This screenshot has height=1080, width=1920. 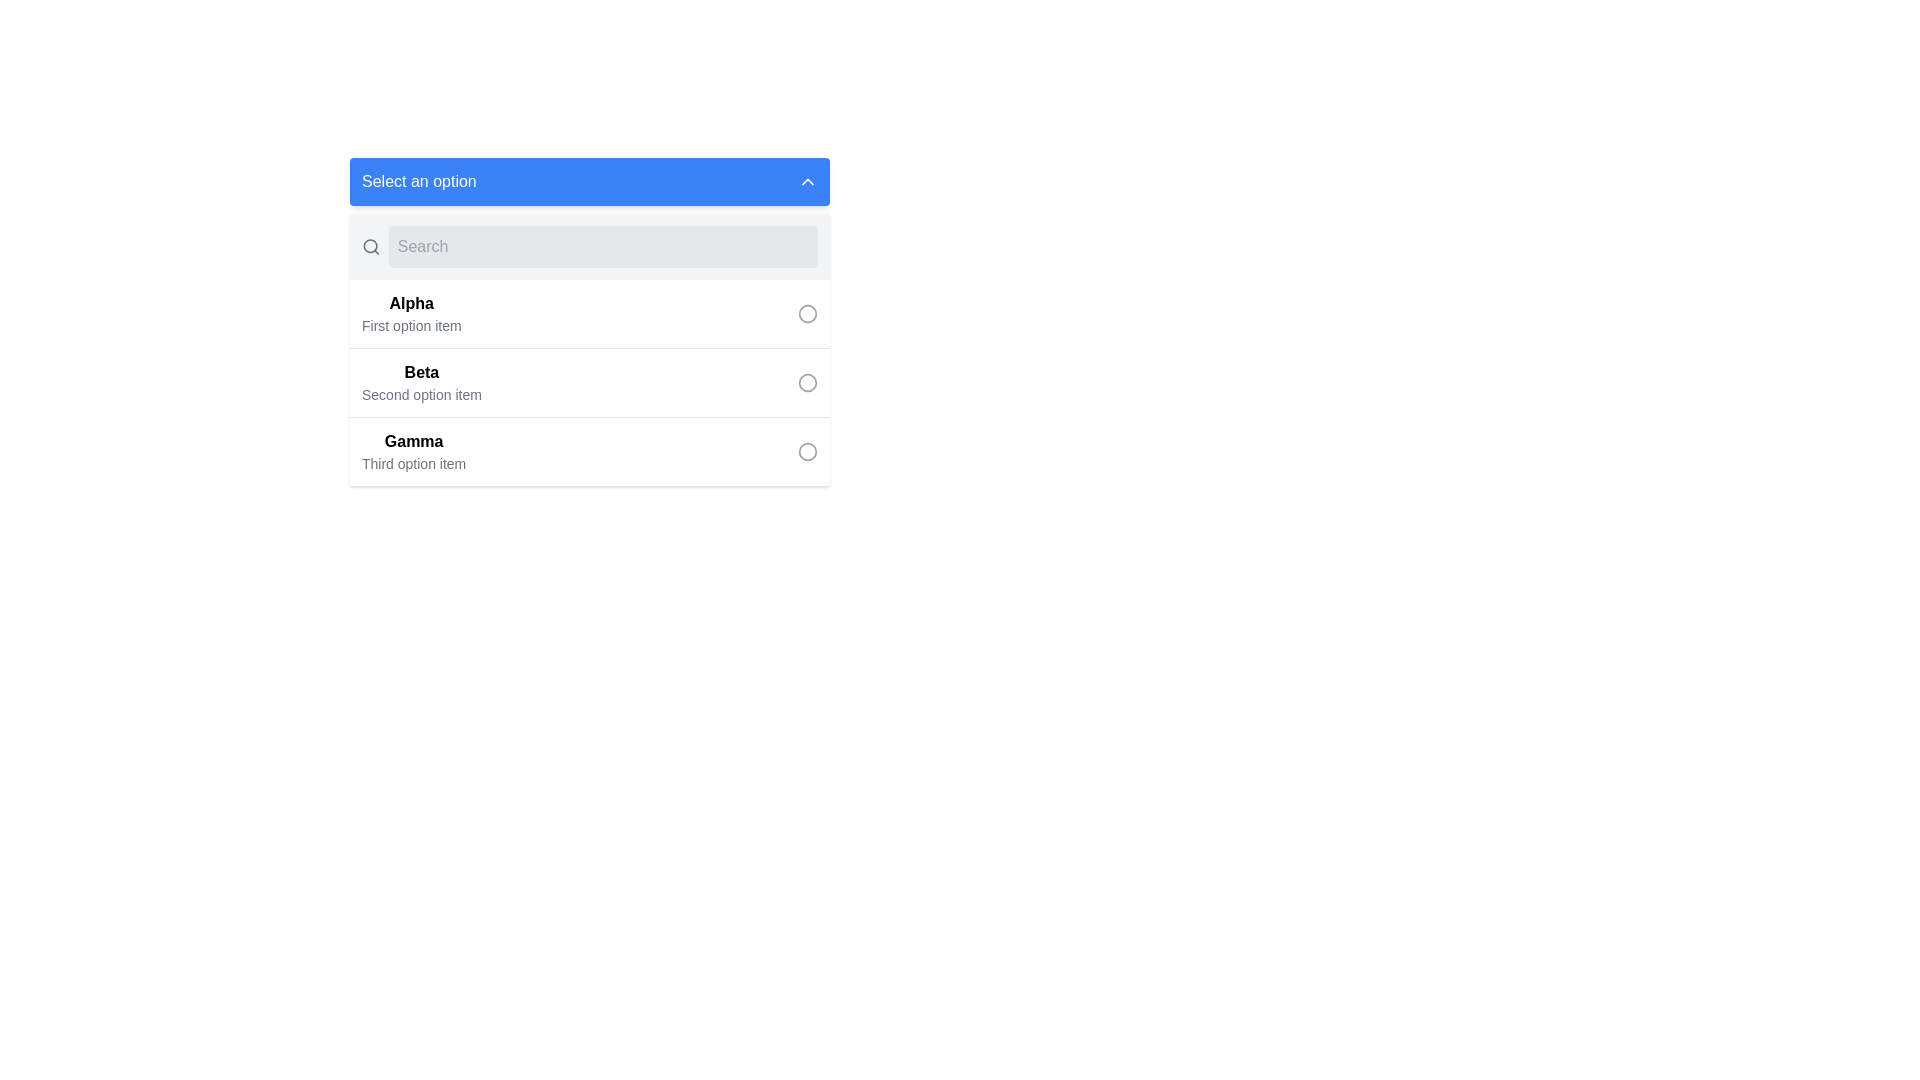 What do you see at coordinates (589, 452) in the screenshot?
I see `the third item` at bounding box center [589, 452].